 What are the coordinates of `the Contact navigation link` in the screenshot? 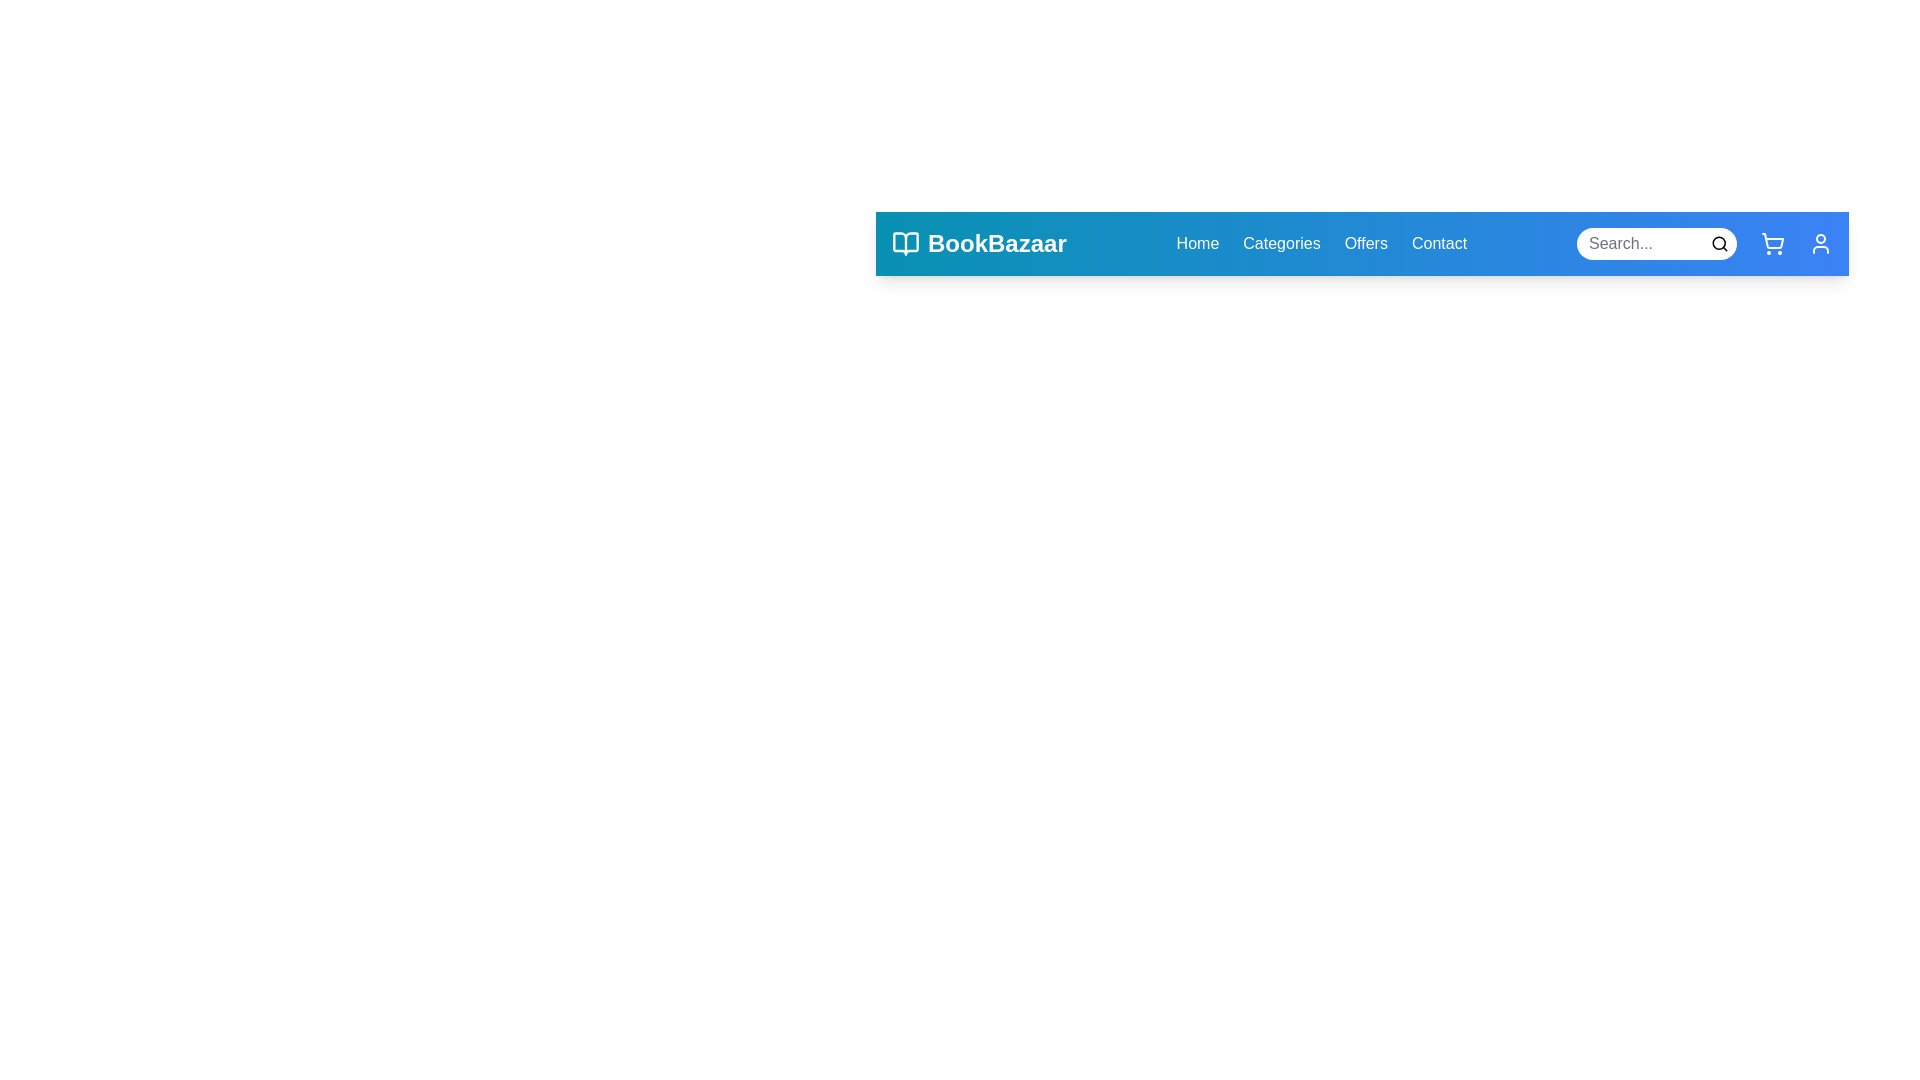 It's located at (1438, 242).